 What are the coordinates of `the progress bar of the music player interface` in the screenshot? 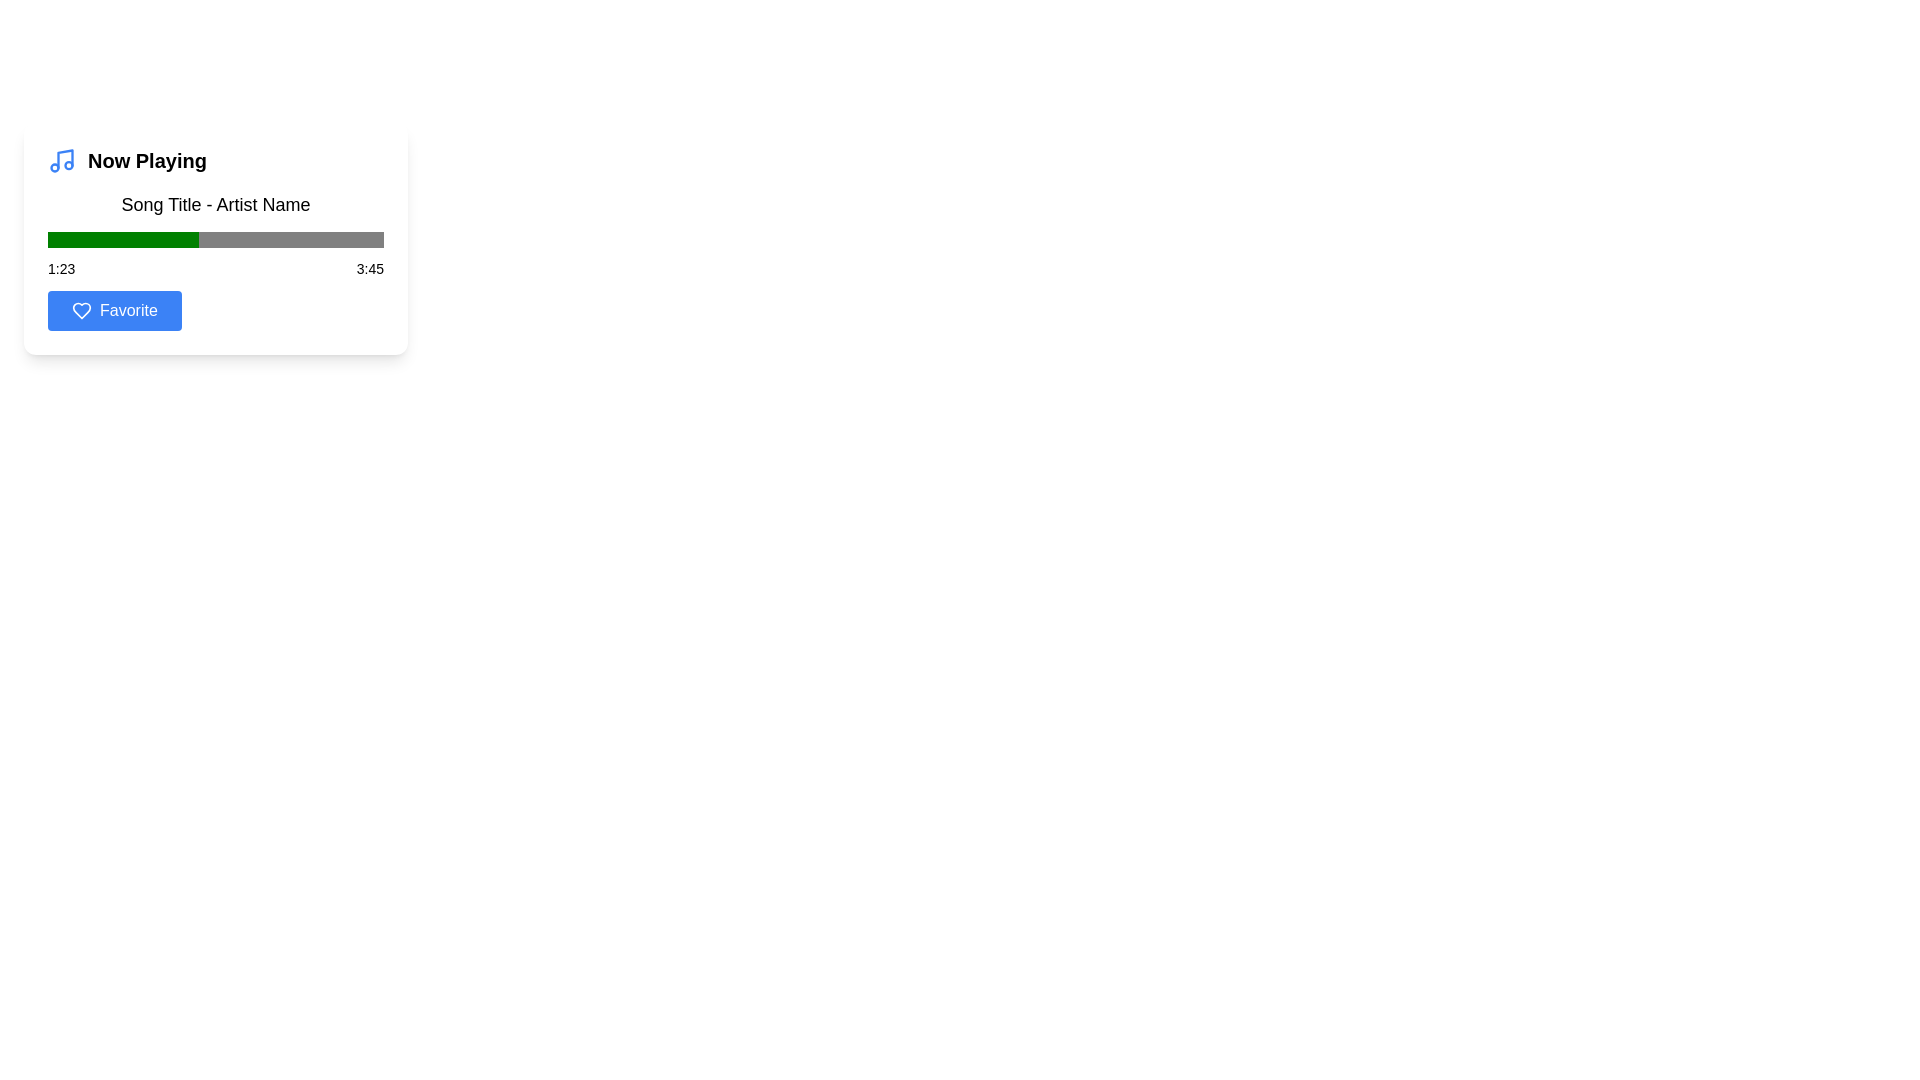 It's located at (216, 238).